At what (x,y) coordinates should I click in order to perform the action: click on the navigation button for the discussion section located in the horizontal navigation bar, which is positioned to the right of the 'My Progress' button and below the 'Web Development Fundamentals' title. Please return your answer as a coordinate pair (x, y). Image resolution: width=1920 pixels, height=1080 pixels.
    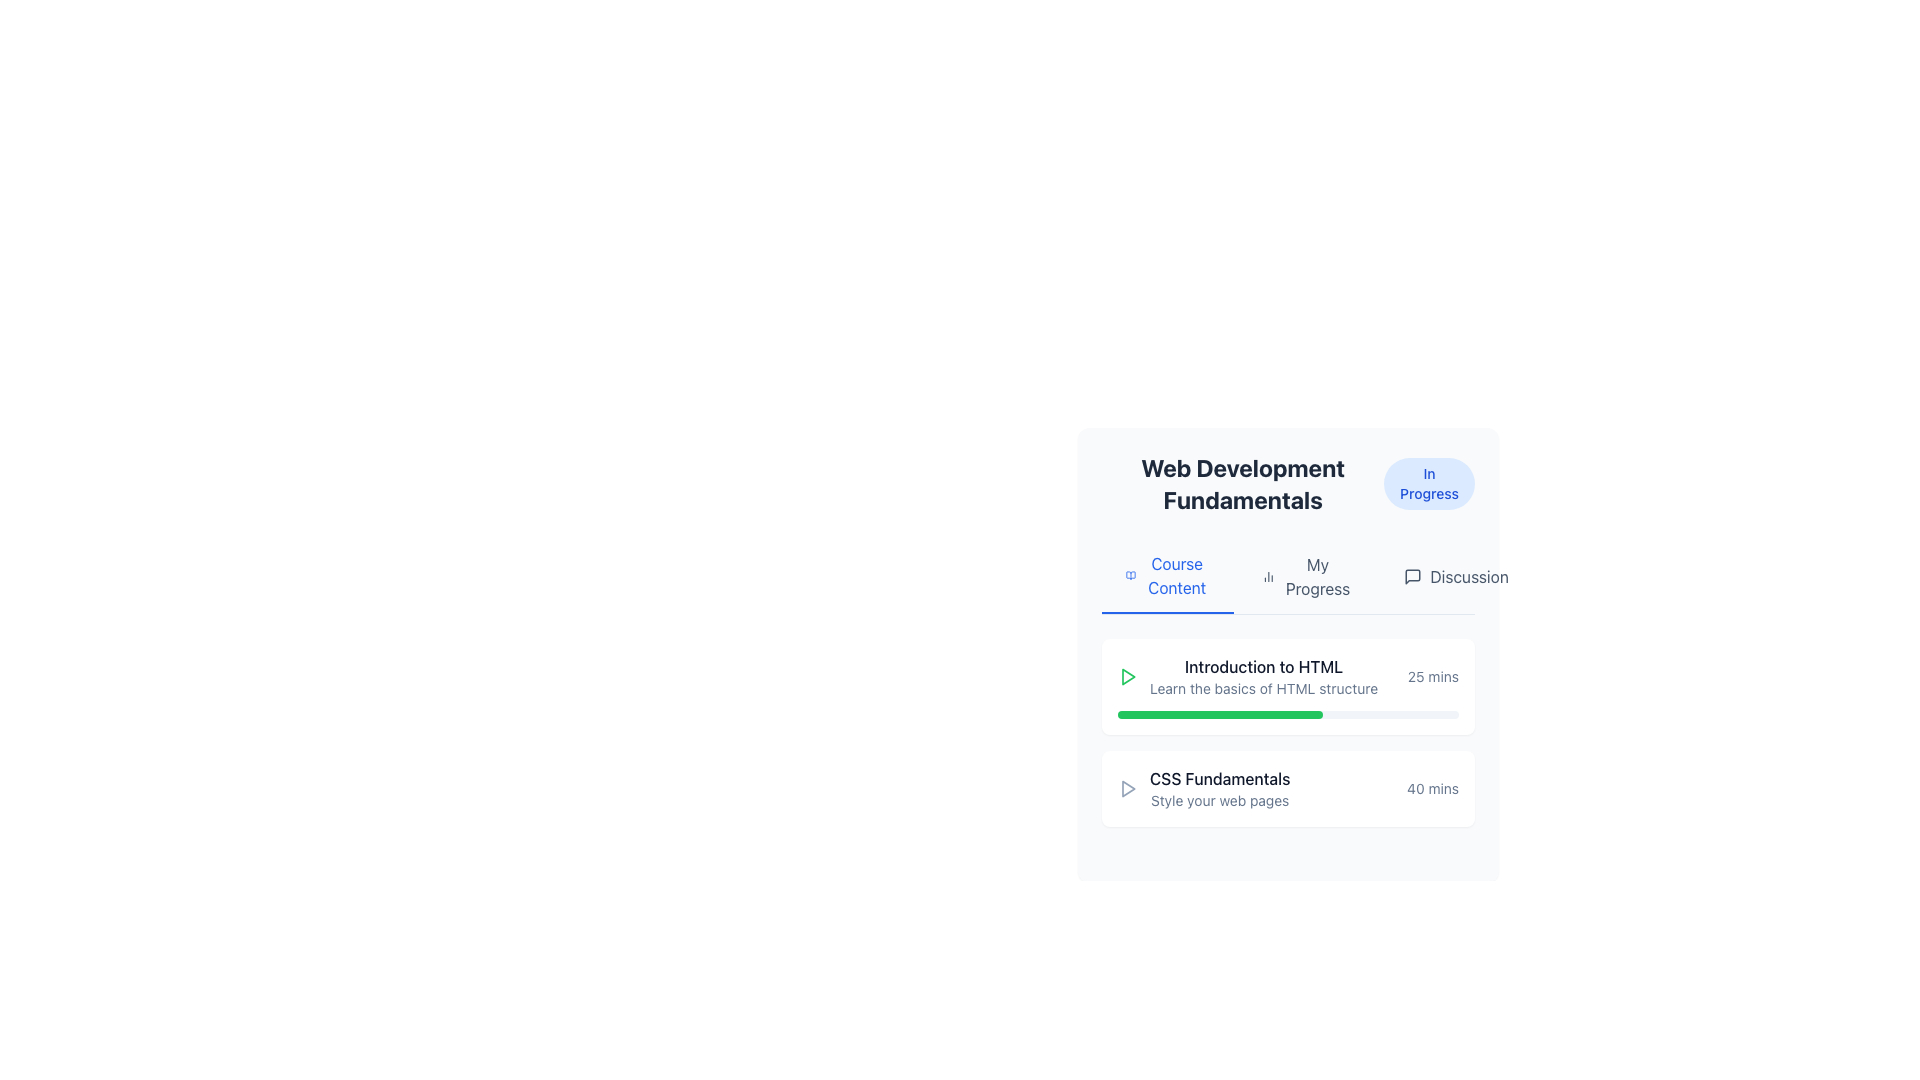
    Looking at the image, I should click on (1456, 577).